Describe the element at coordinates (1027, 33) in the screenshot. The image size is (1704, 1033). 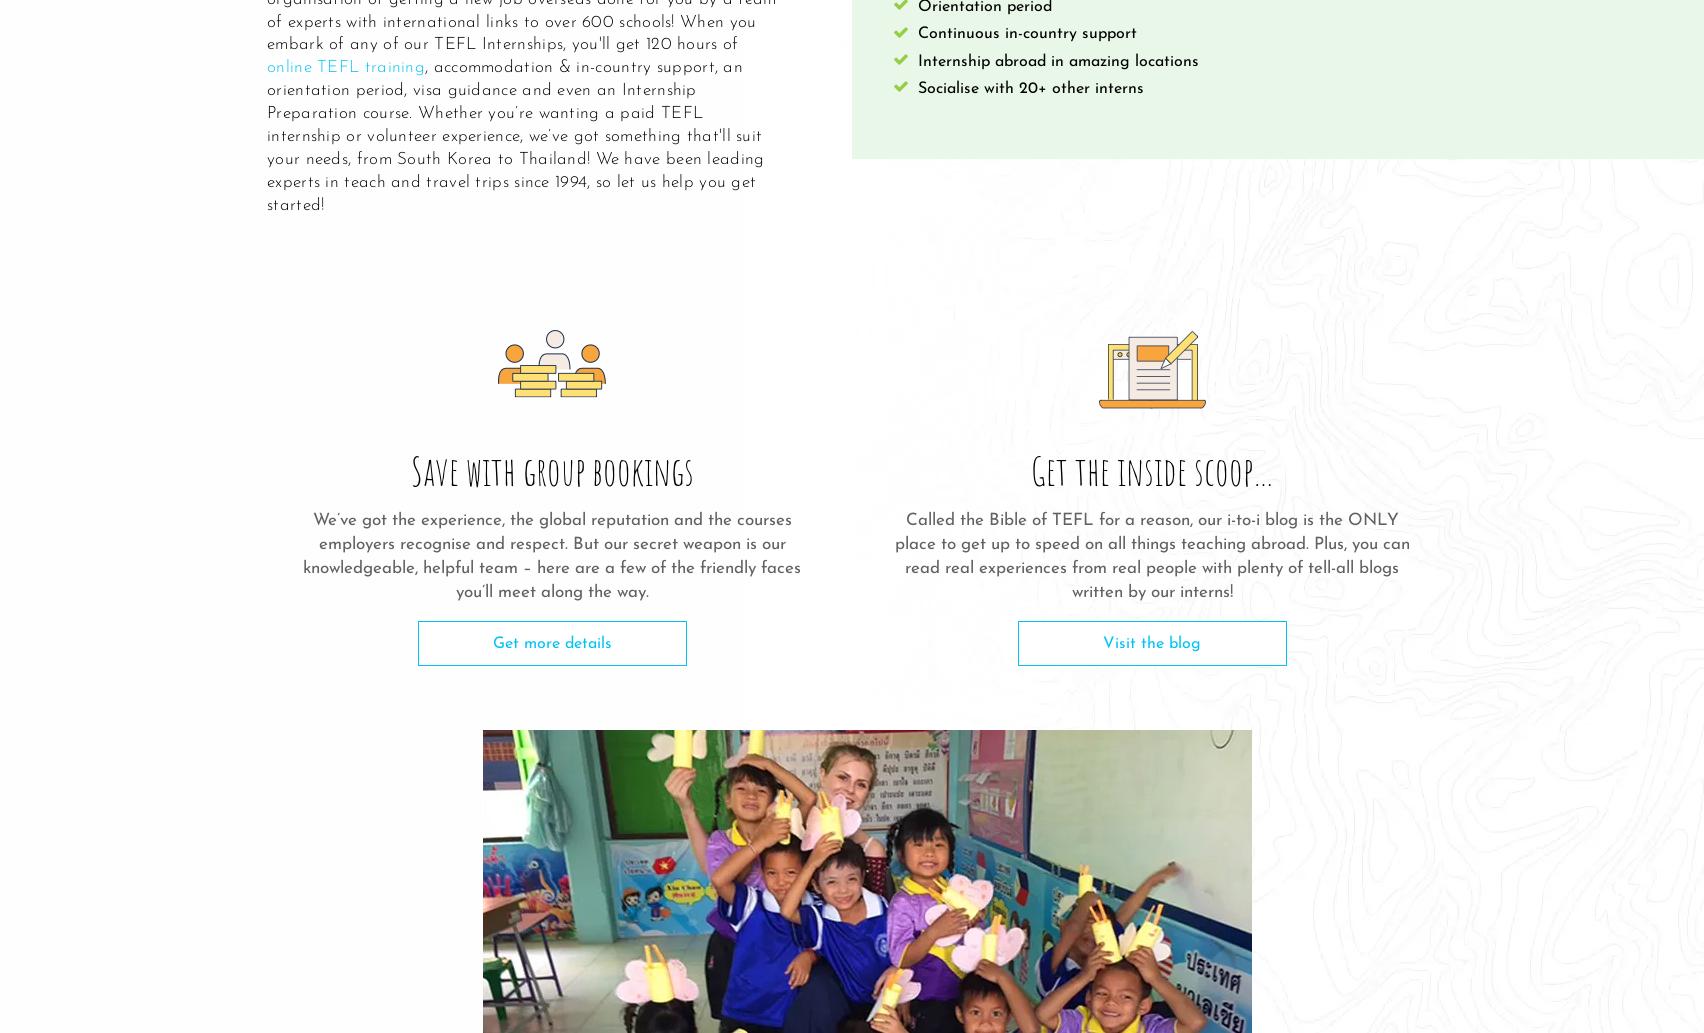
I see `'Continuous in-country support'` at that location.